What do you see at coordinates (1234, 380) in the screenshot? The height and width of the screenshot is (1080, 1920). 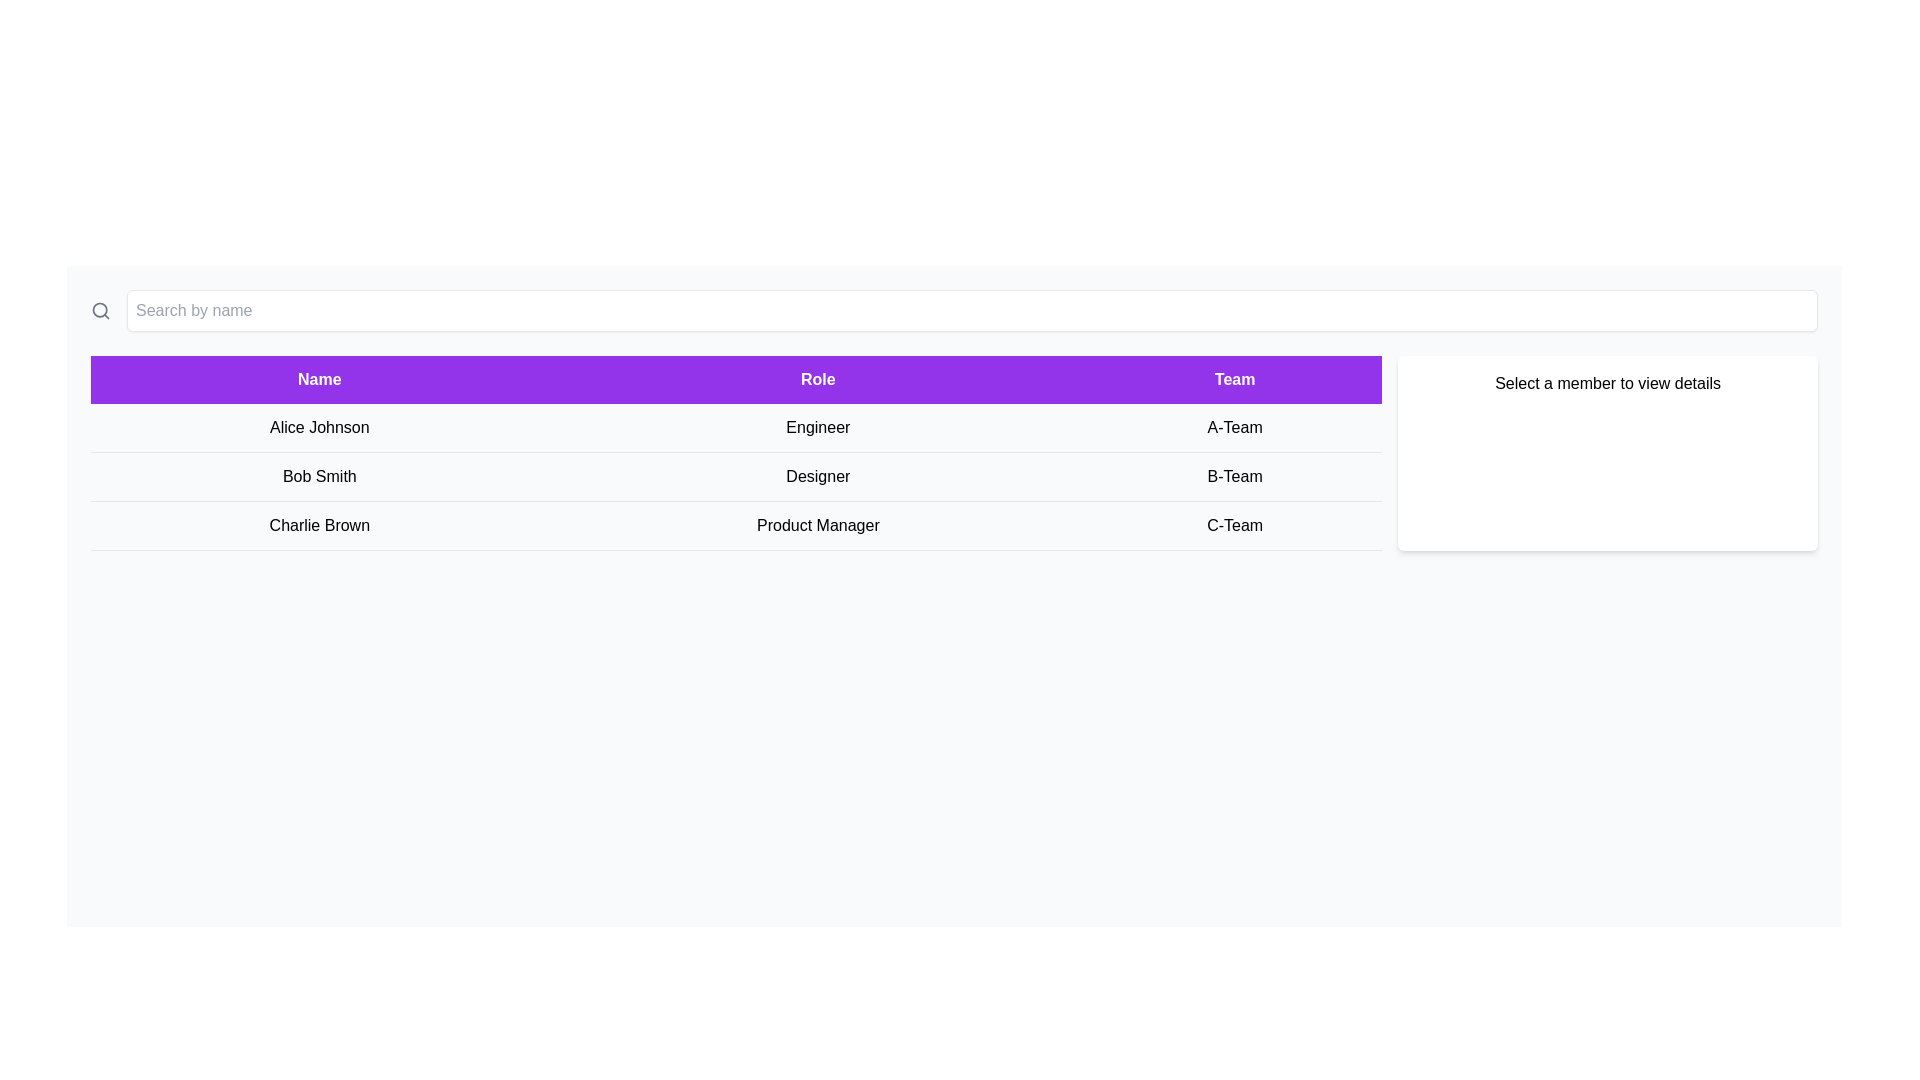 I see `the 'Team' column header in the table, which is the third column header located to the right of the 'Role' header` at bounding box center [1234, 380].